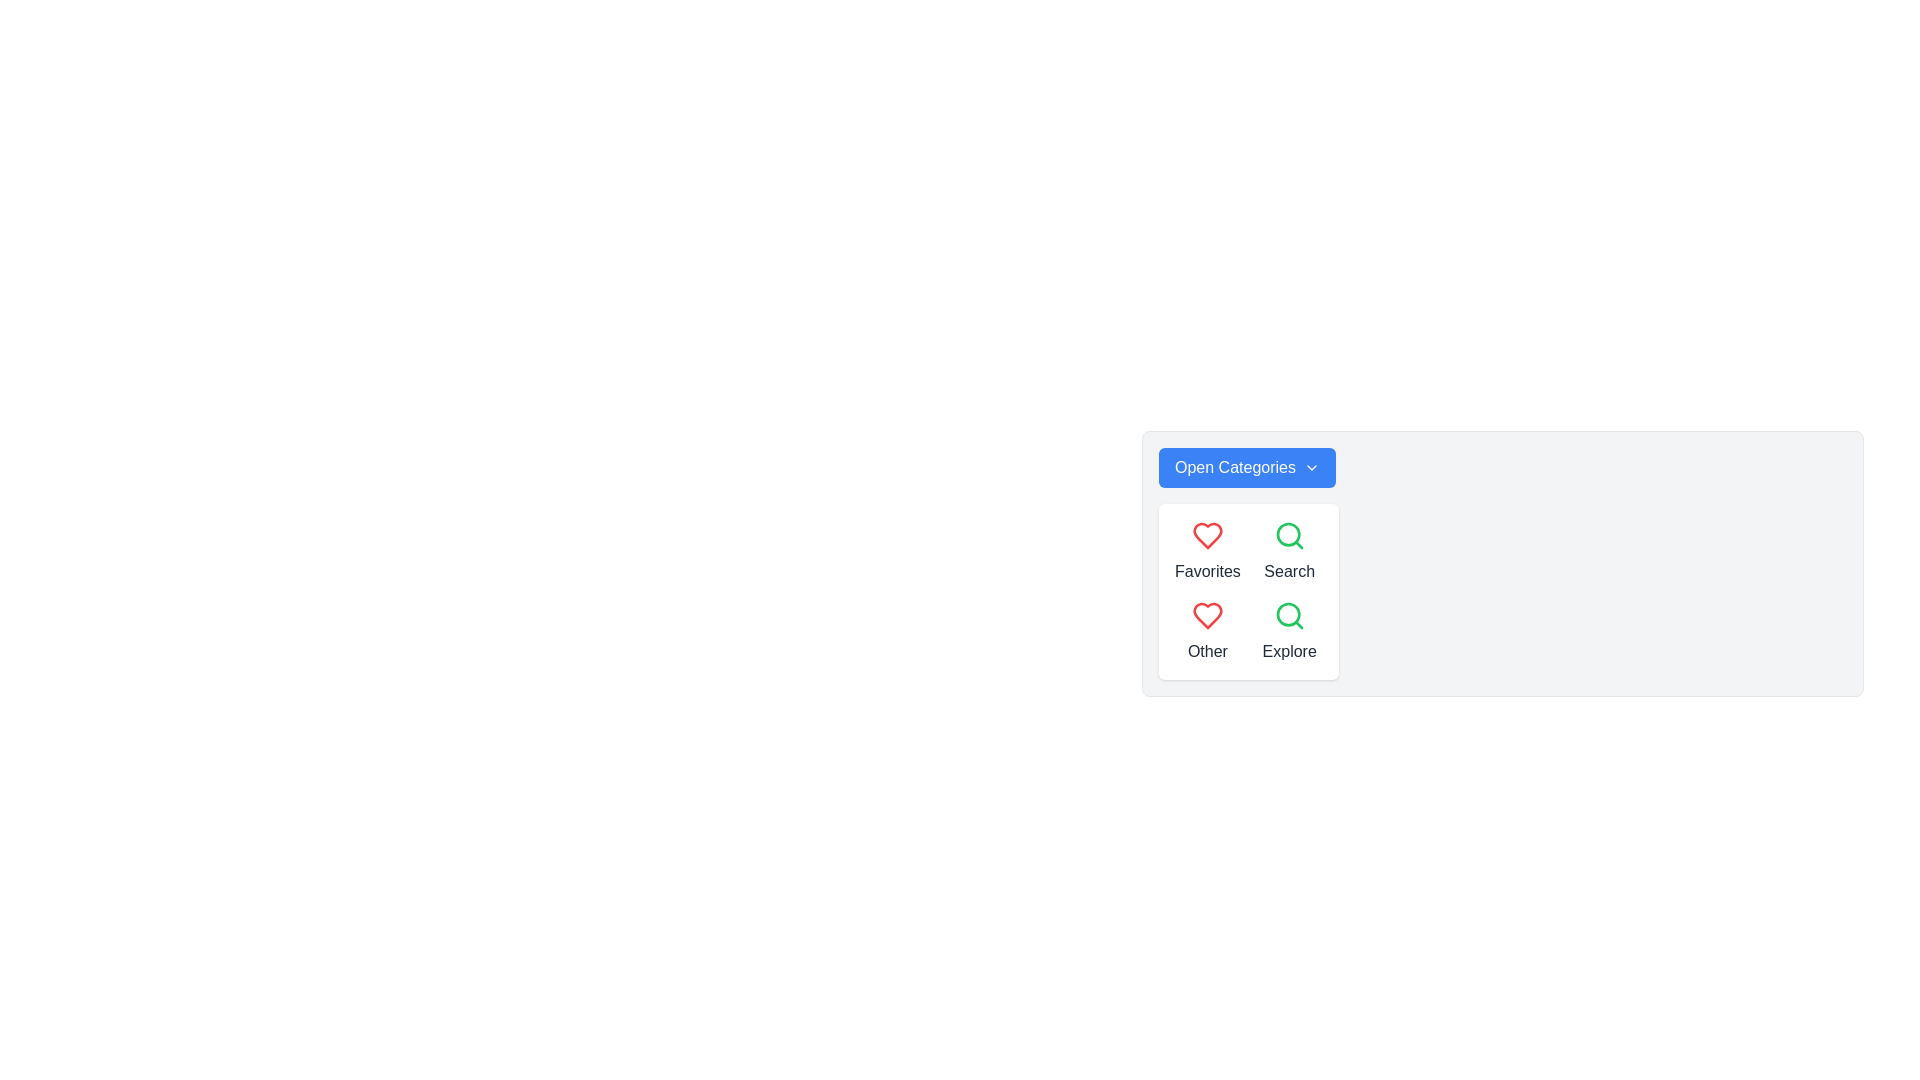 The image size is (1920, 1080). I want to click on the Static Text Label that describes the purpose of the magnifying glass icon next to it, so click(1289, 571).